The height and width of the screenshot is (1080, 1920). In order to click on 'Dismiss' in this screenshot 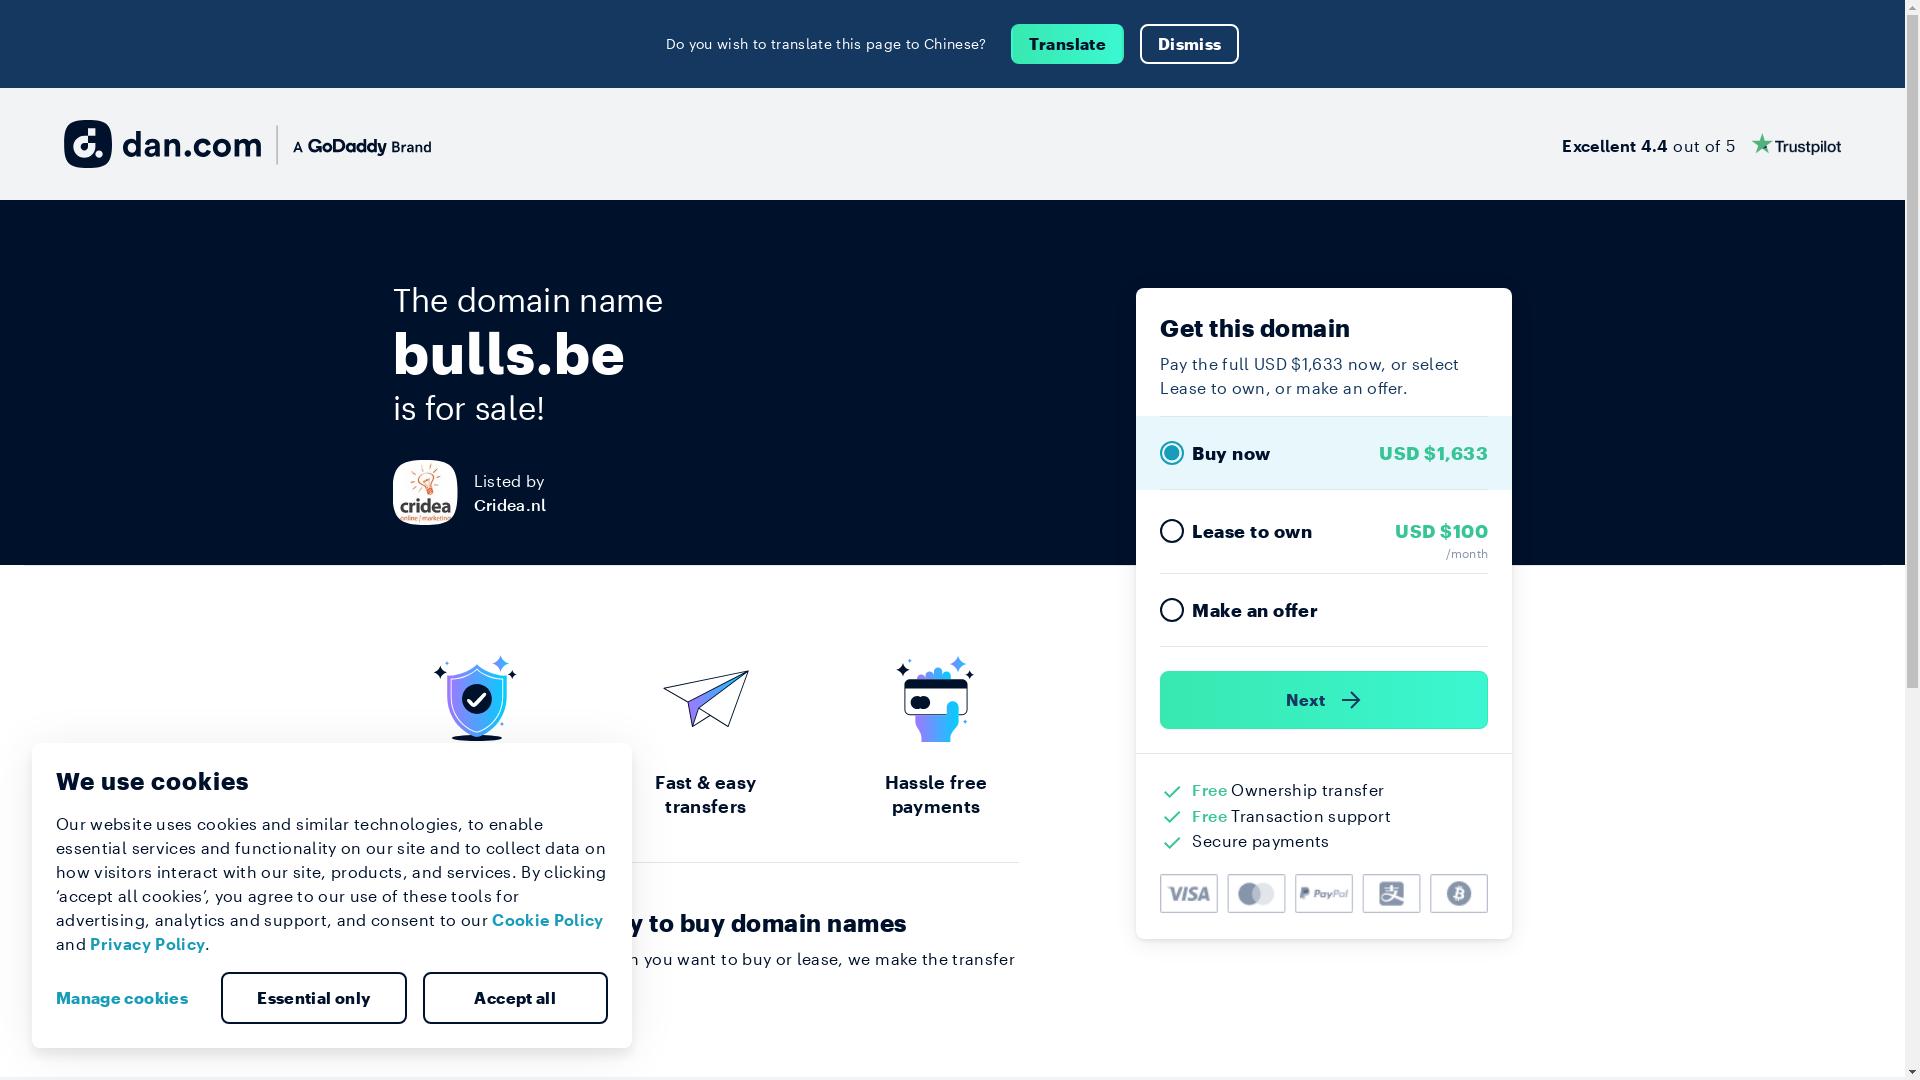, I will do `click(1140, 43)`.